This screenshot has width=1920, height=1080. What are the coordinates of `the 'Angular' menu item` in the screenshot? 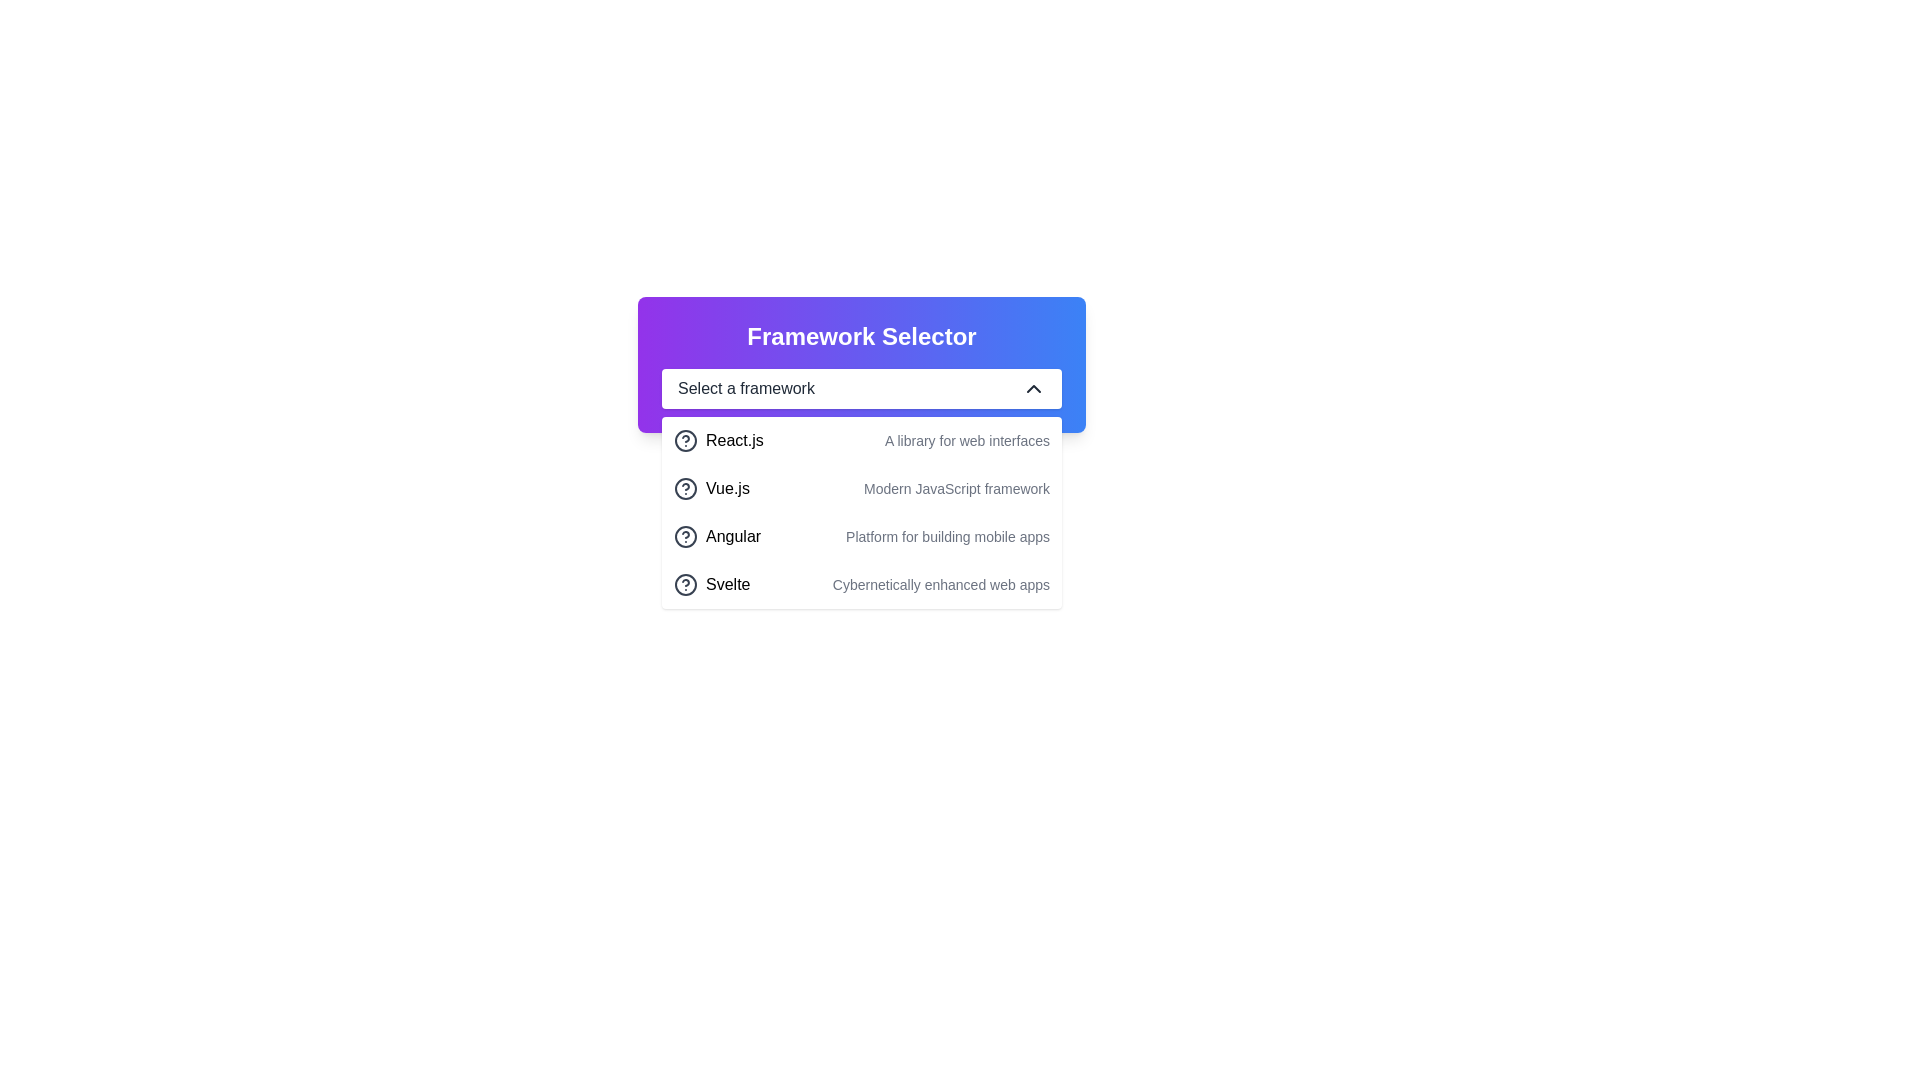 It's located at (717, 535).